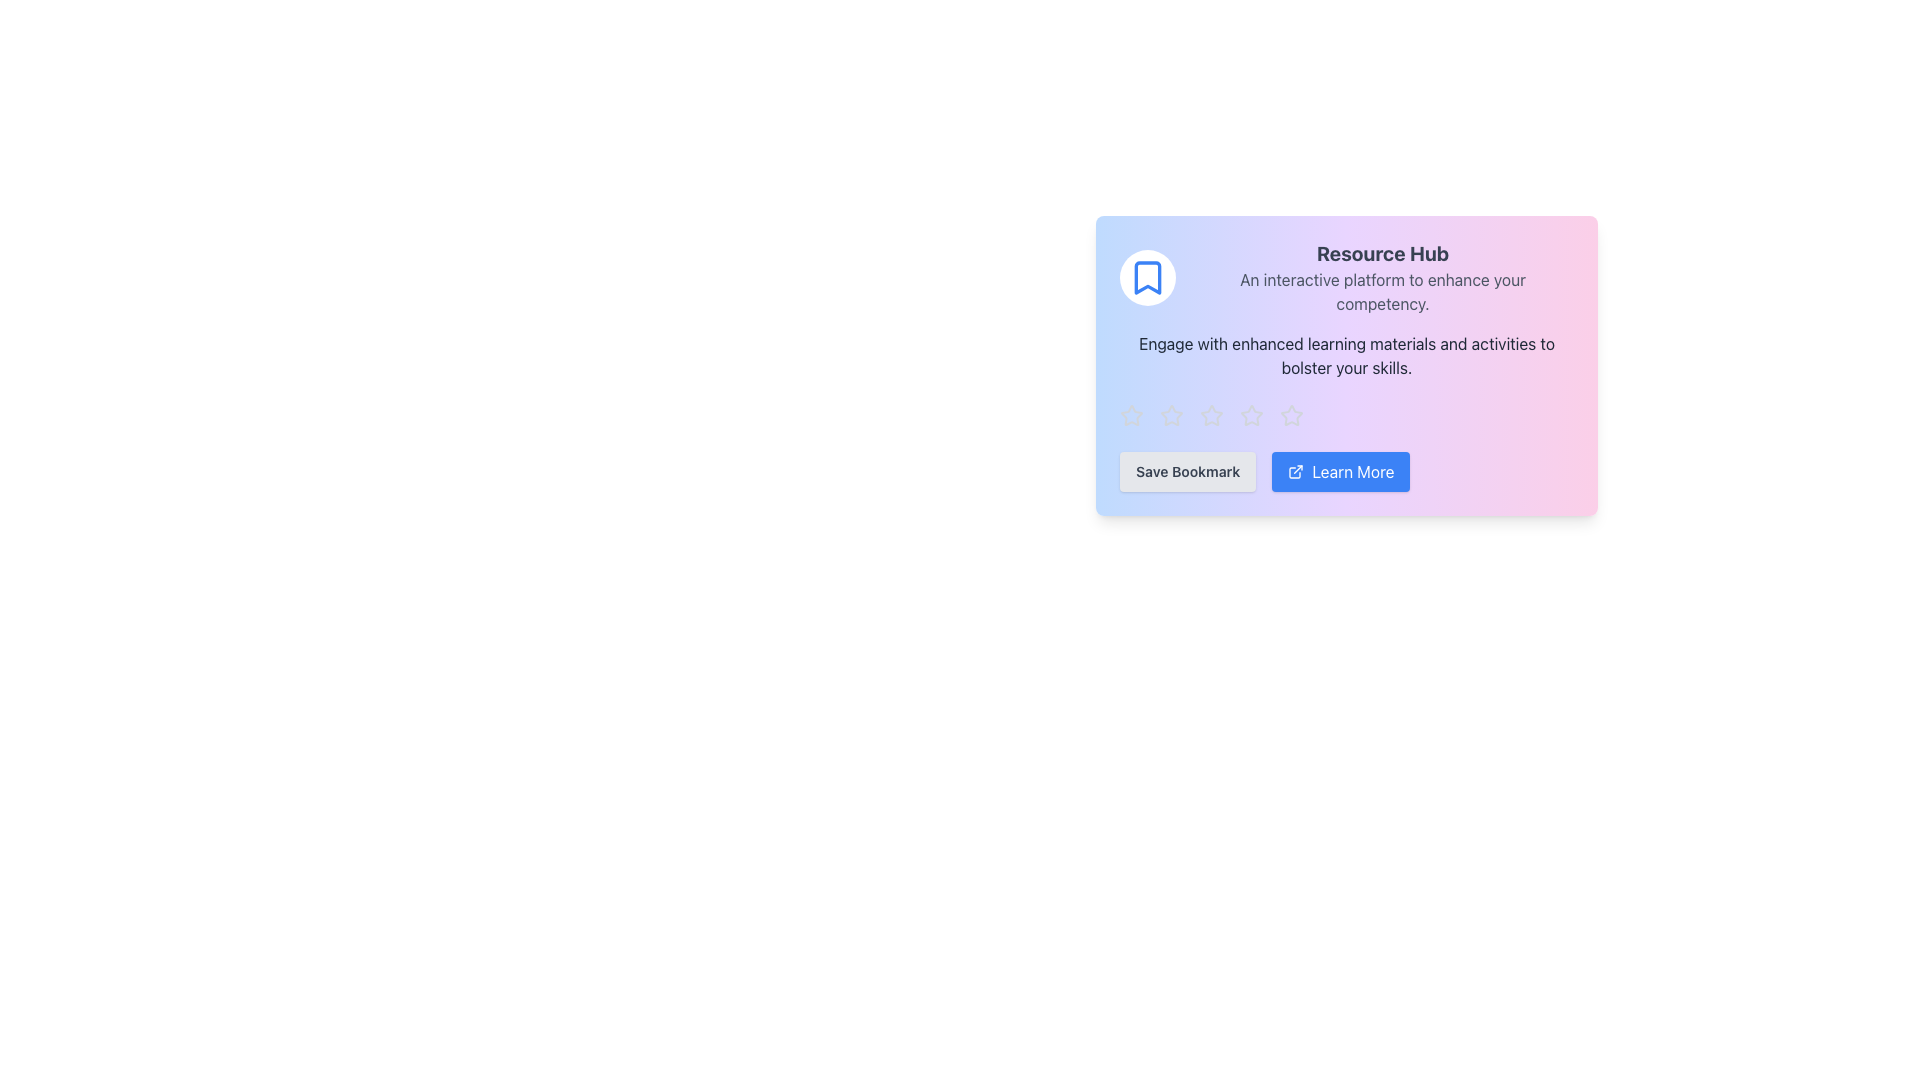  I want to click on the icon located to the left of the 'Learn More' button within a multi-color gradient card interface, so click(1296, 471).